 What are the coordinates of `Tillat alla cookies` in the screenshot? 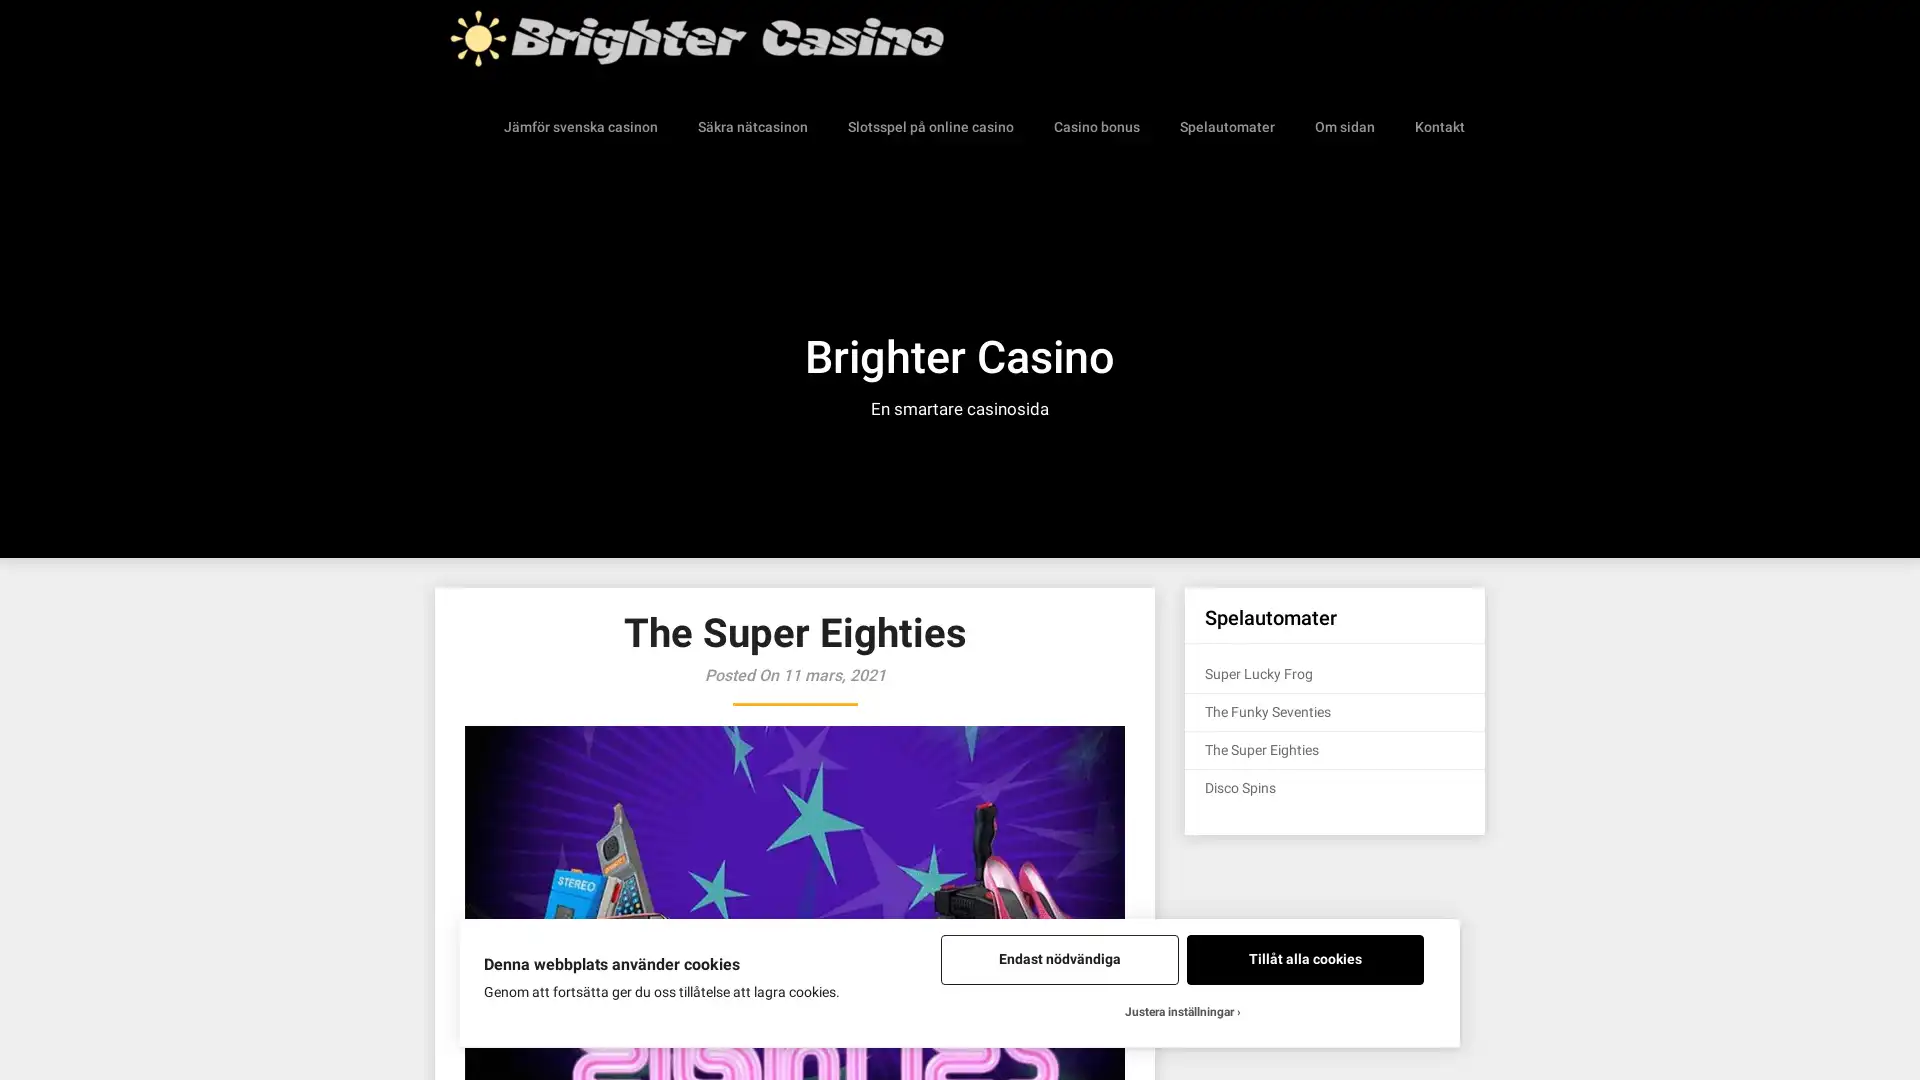 It's located at (1305, 958).